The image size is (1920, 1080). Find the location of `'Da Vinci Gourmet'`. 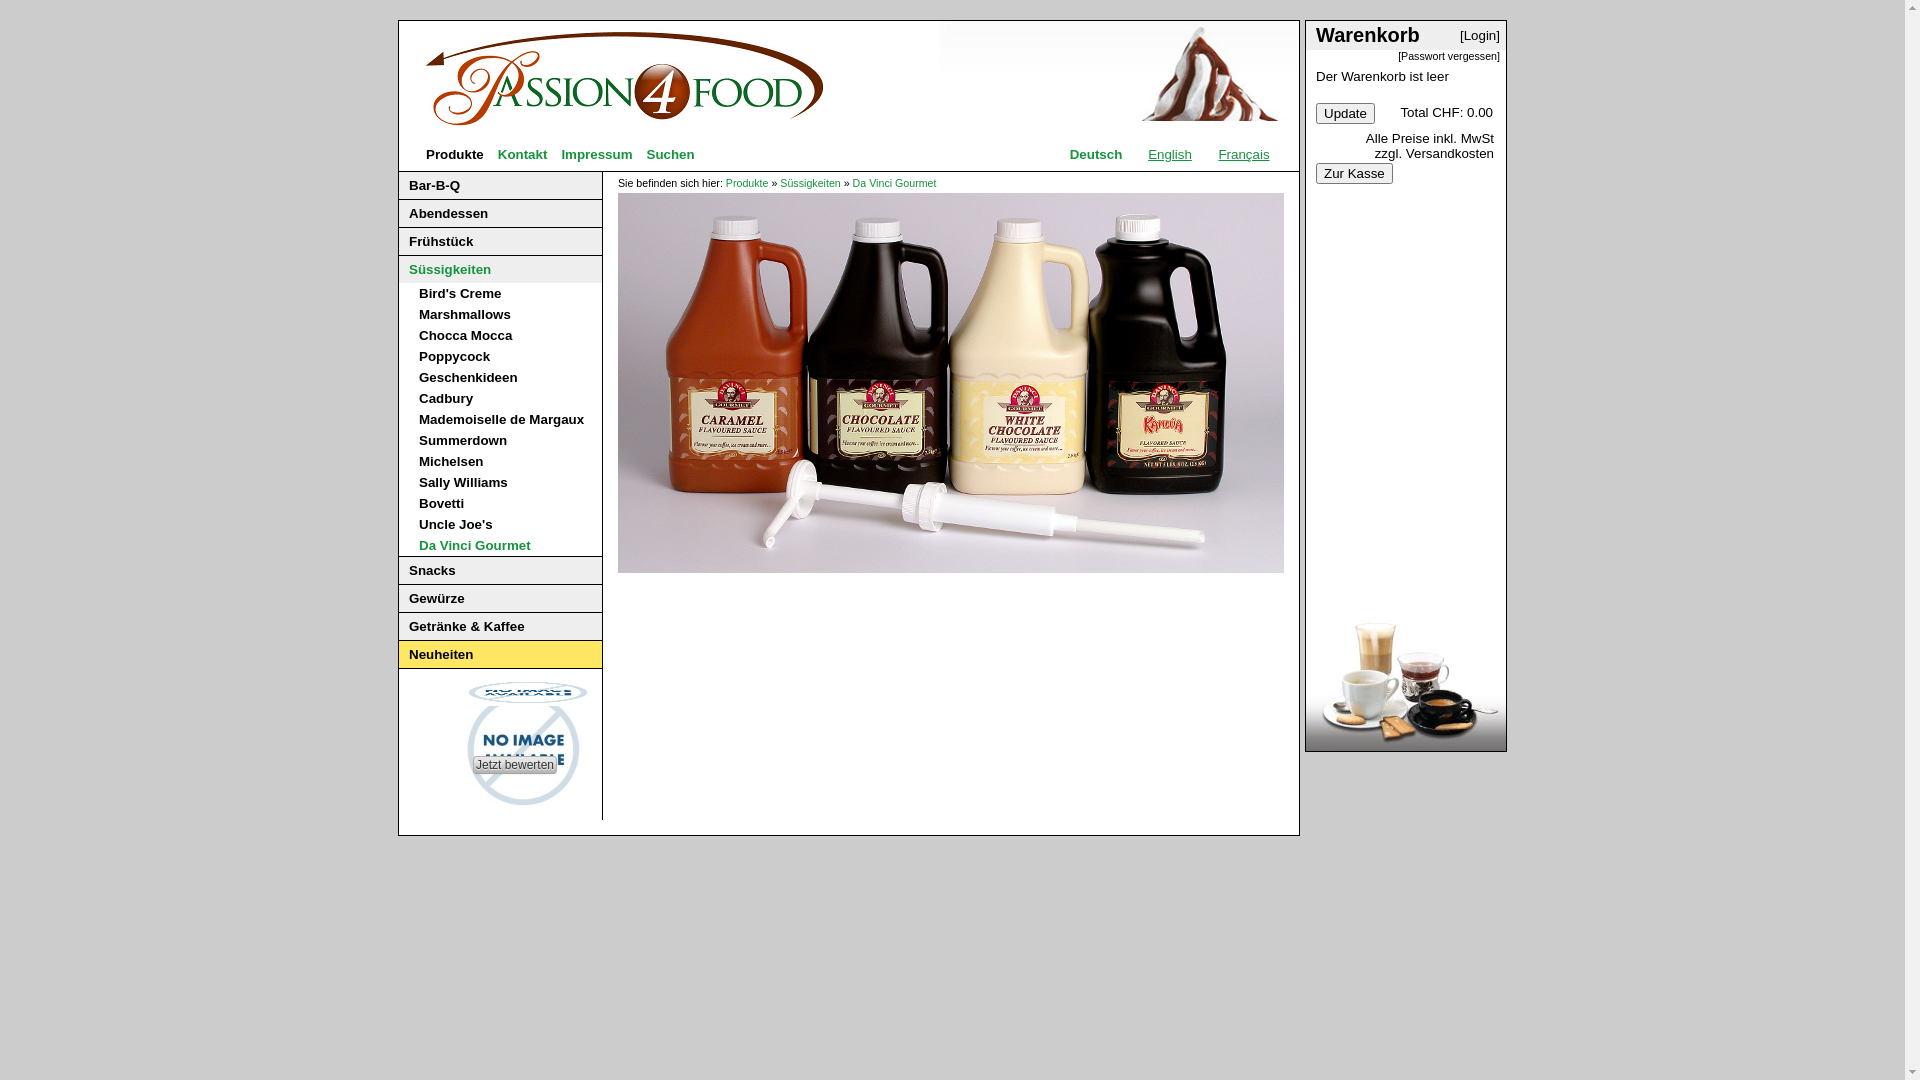

'Da Vinci Gourmet' is located at coordinates (417, 545).